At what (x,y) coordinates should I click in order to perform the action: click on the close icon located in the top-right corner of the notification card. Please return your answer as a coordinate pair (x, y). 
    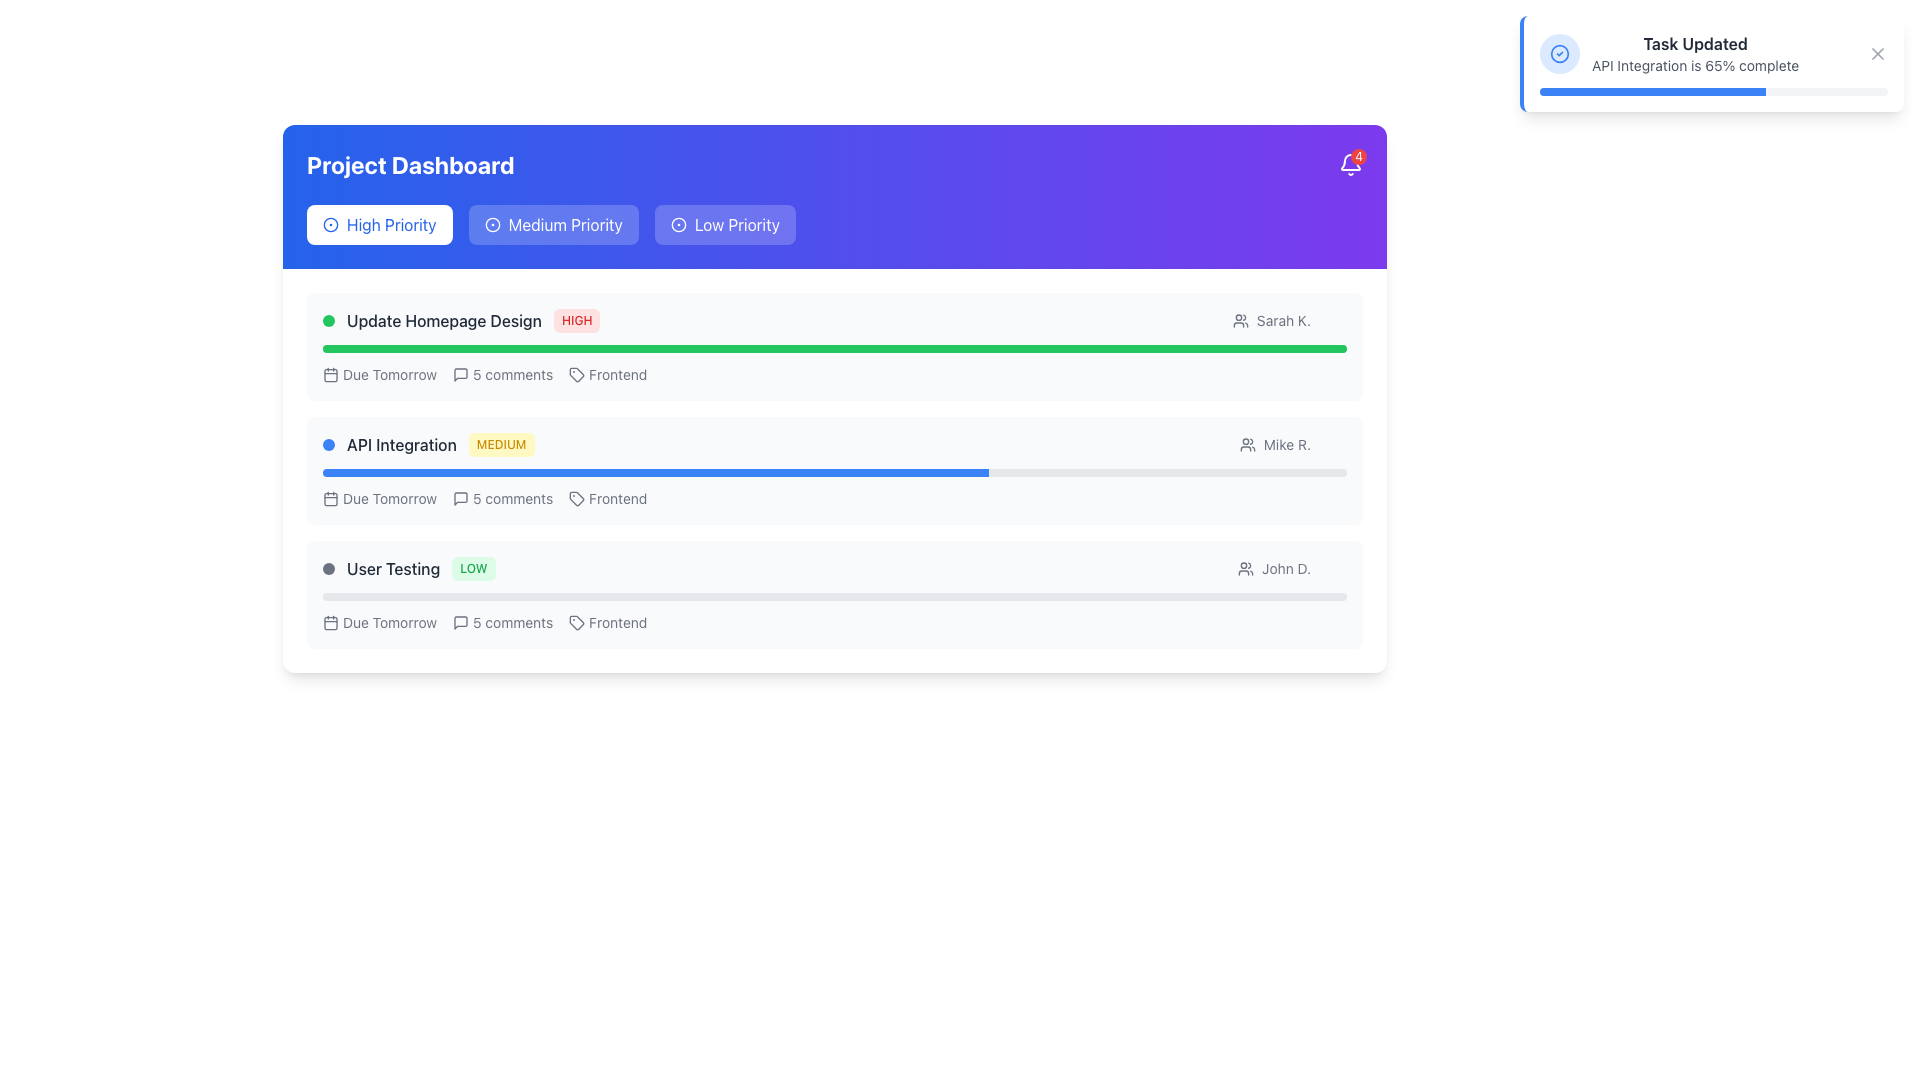
    Looking at the image, I should click on (1876, 53).